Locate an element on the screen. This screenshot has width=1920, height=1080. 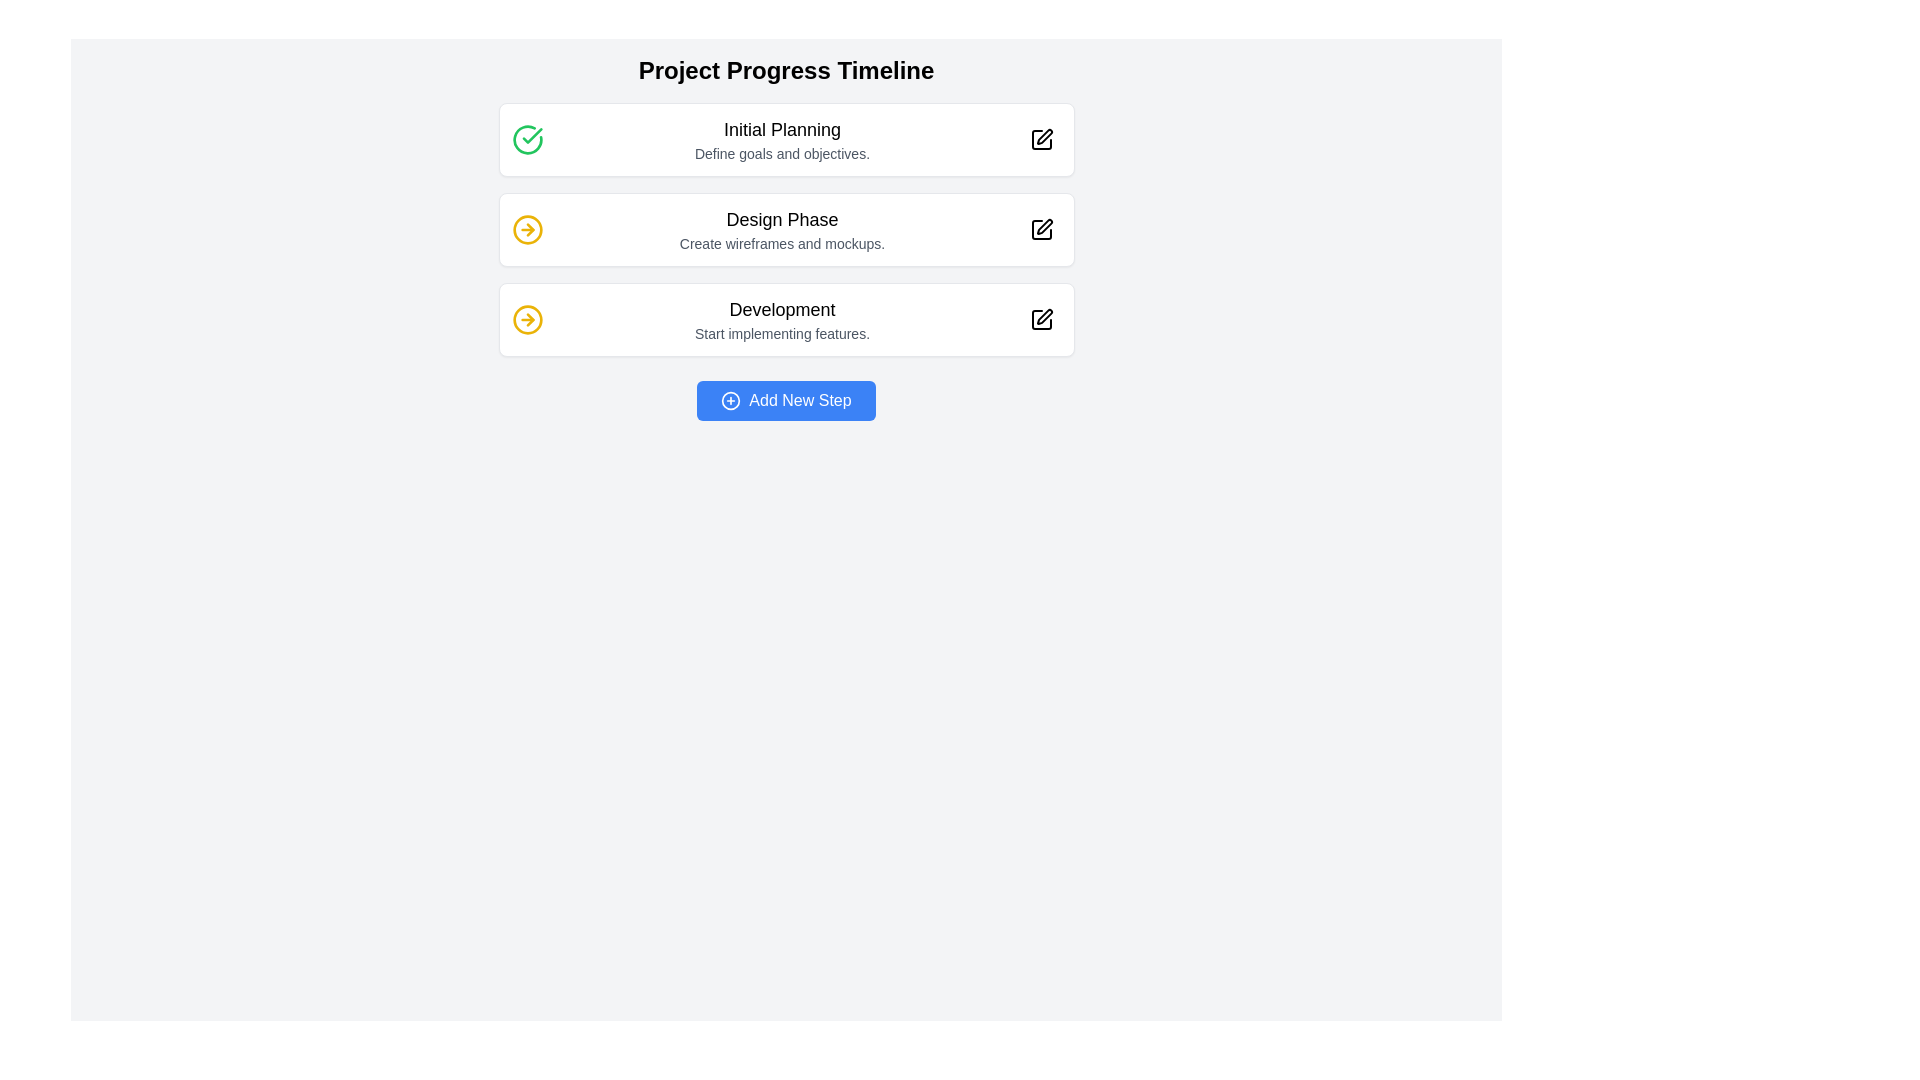
the icon button located on the far-right of the 'Design Phase' entry in the 'Project Progress Timeline' list is located at coordinates (1040, 229).